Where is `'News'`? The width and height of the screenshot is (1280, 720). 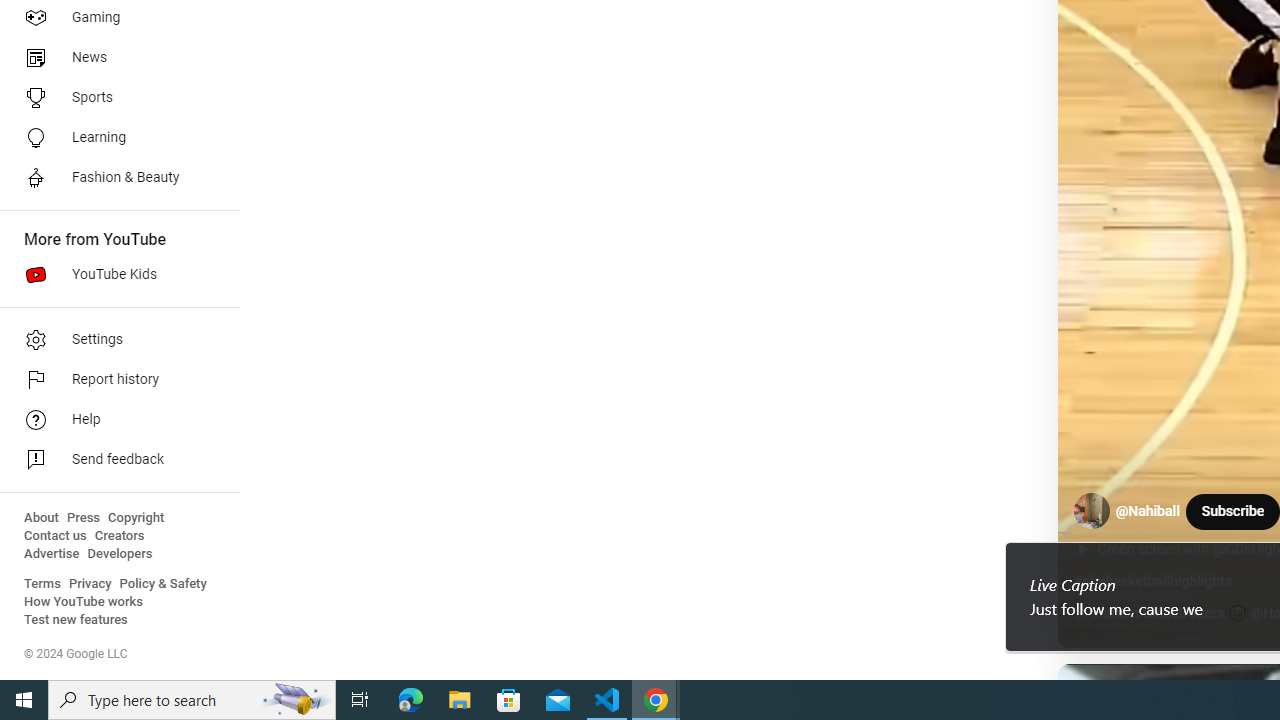
'News' is located at coordinates (112, 56).